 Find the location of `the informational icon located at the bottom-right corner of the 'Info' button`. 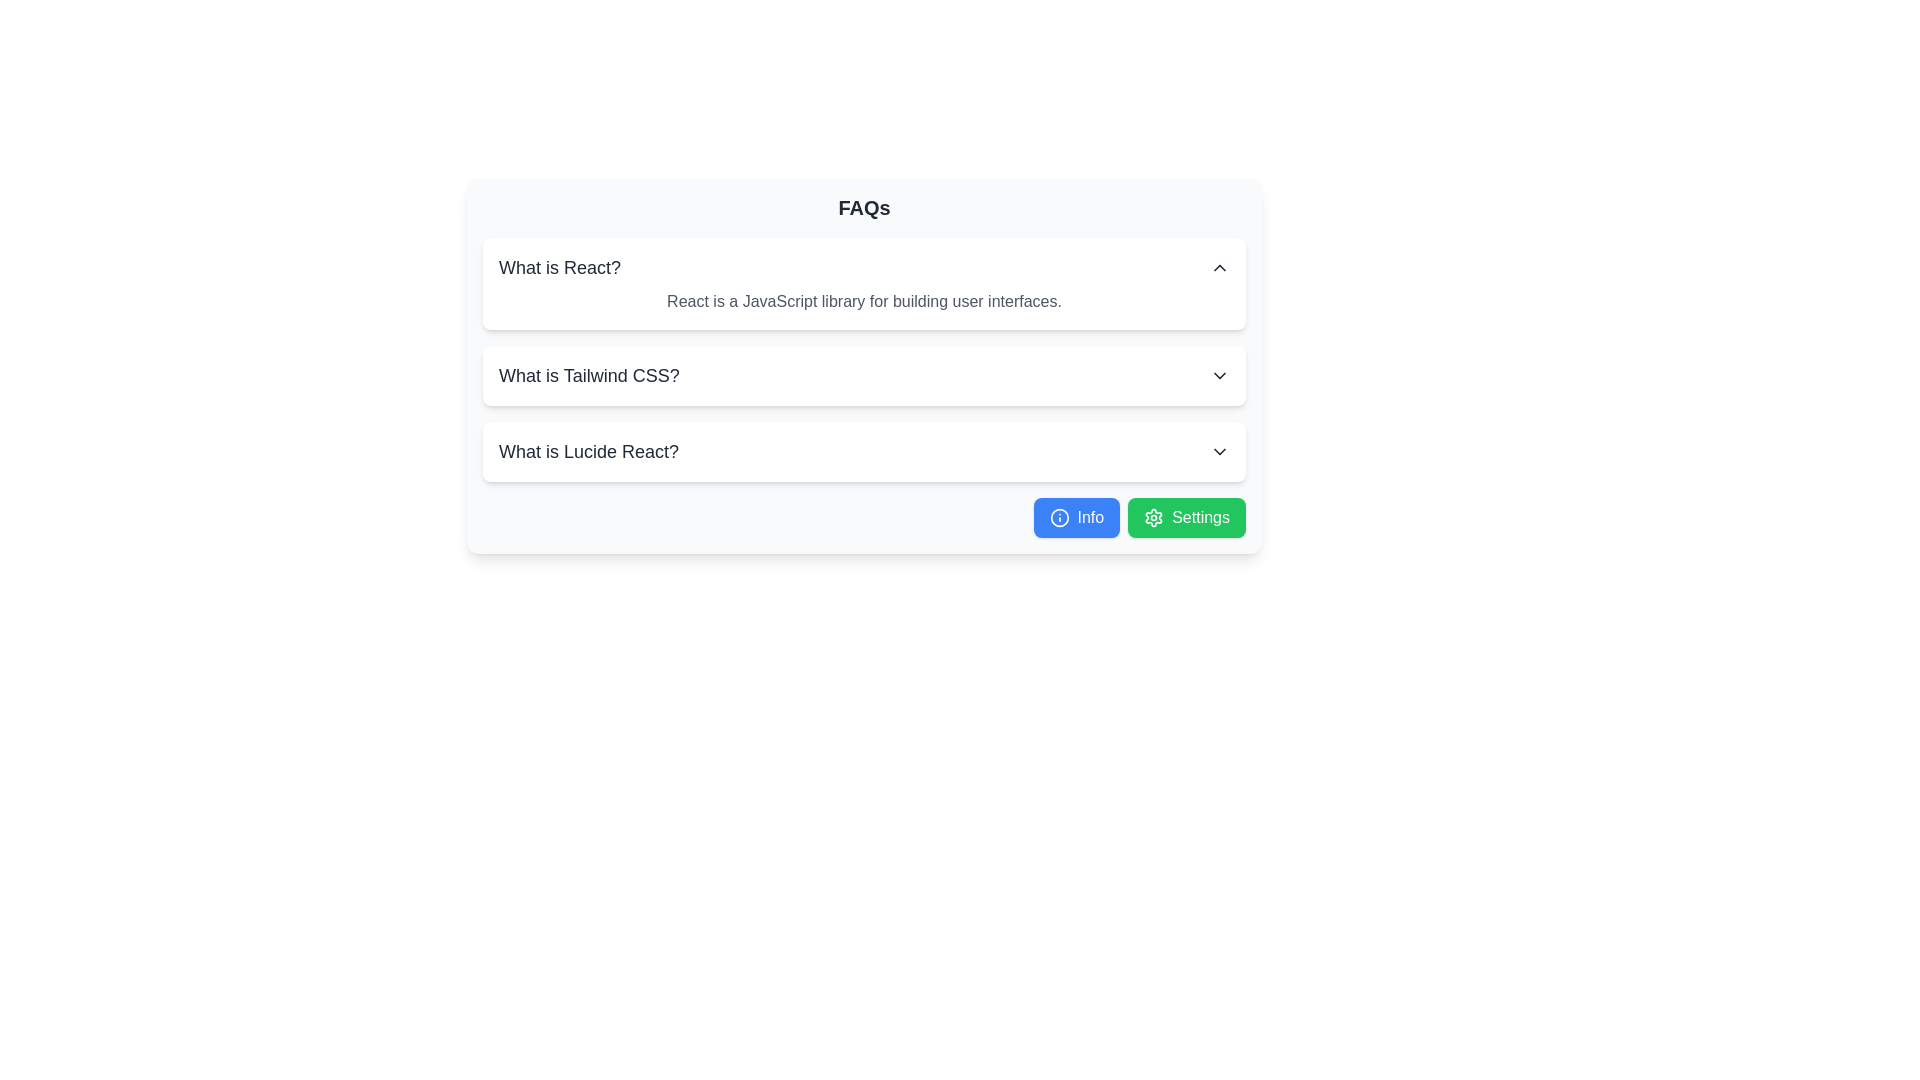

the informational icon located at the bottom-right corner of the 'Info' button is located at coordinates (1058, 516).